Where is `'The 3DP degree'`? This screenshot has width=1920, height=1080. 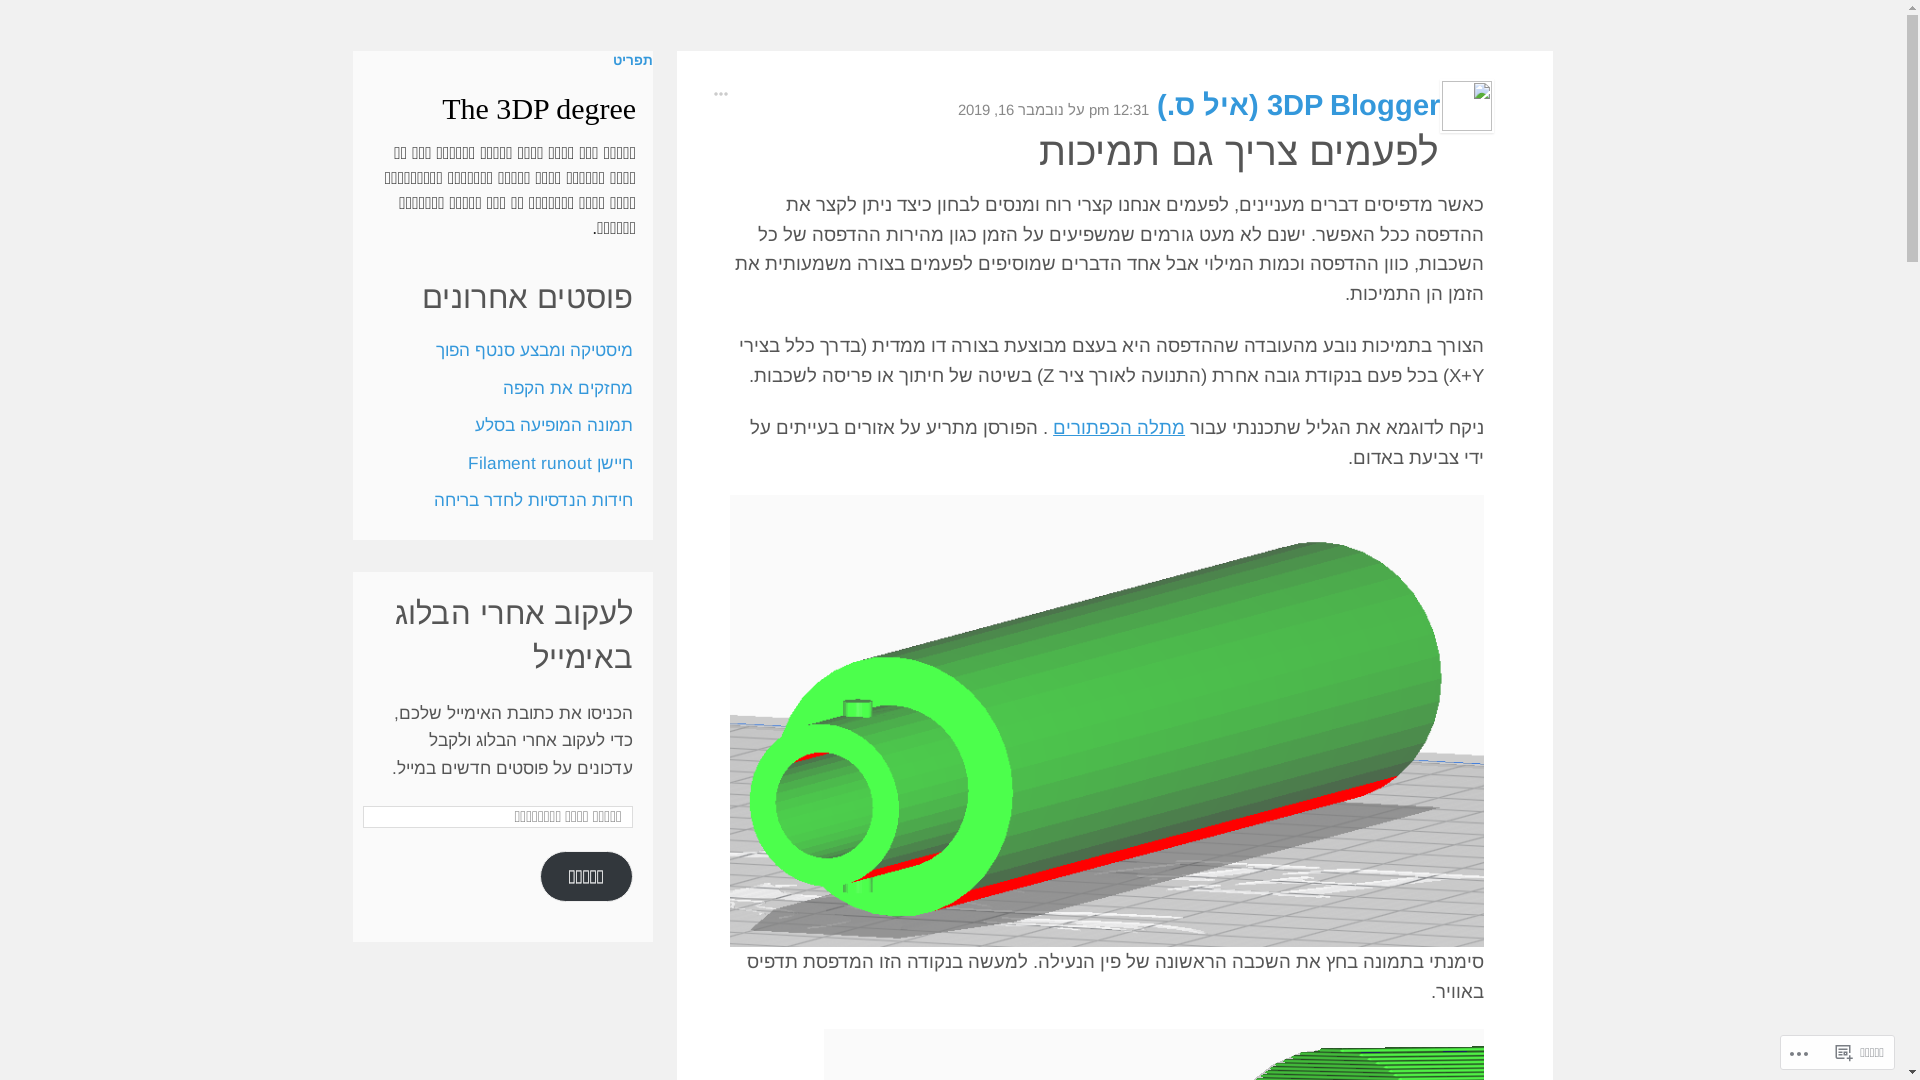 'The 3DP degree' is located at coordinates (538, 108).